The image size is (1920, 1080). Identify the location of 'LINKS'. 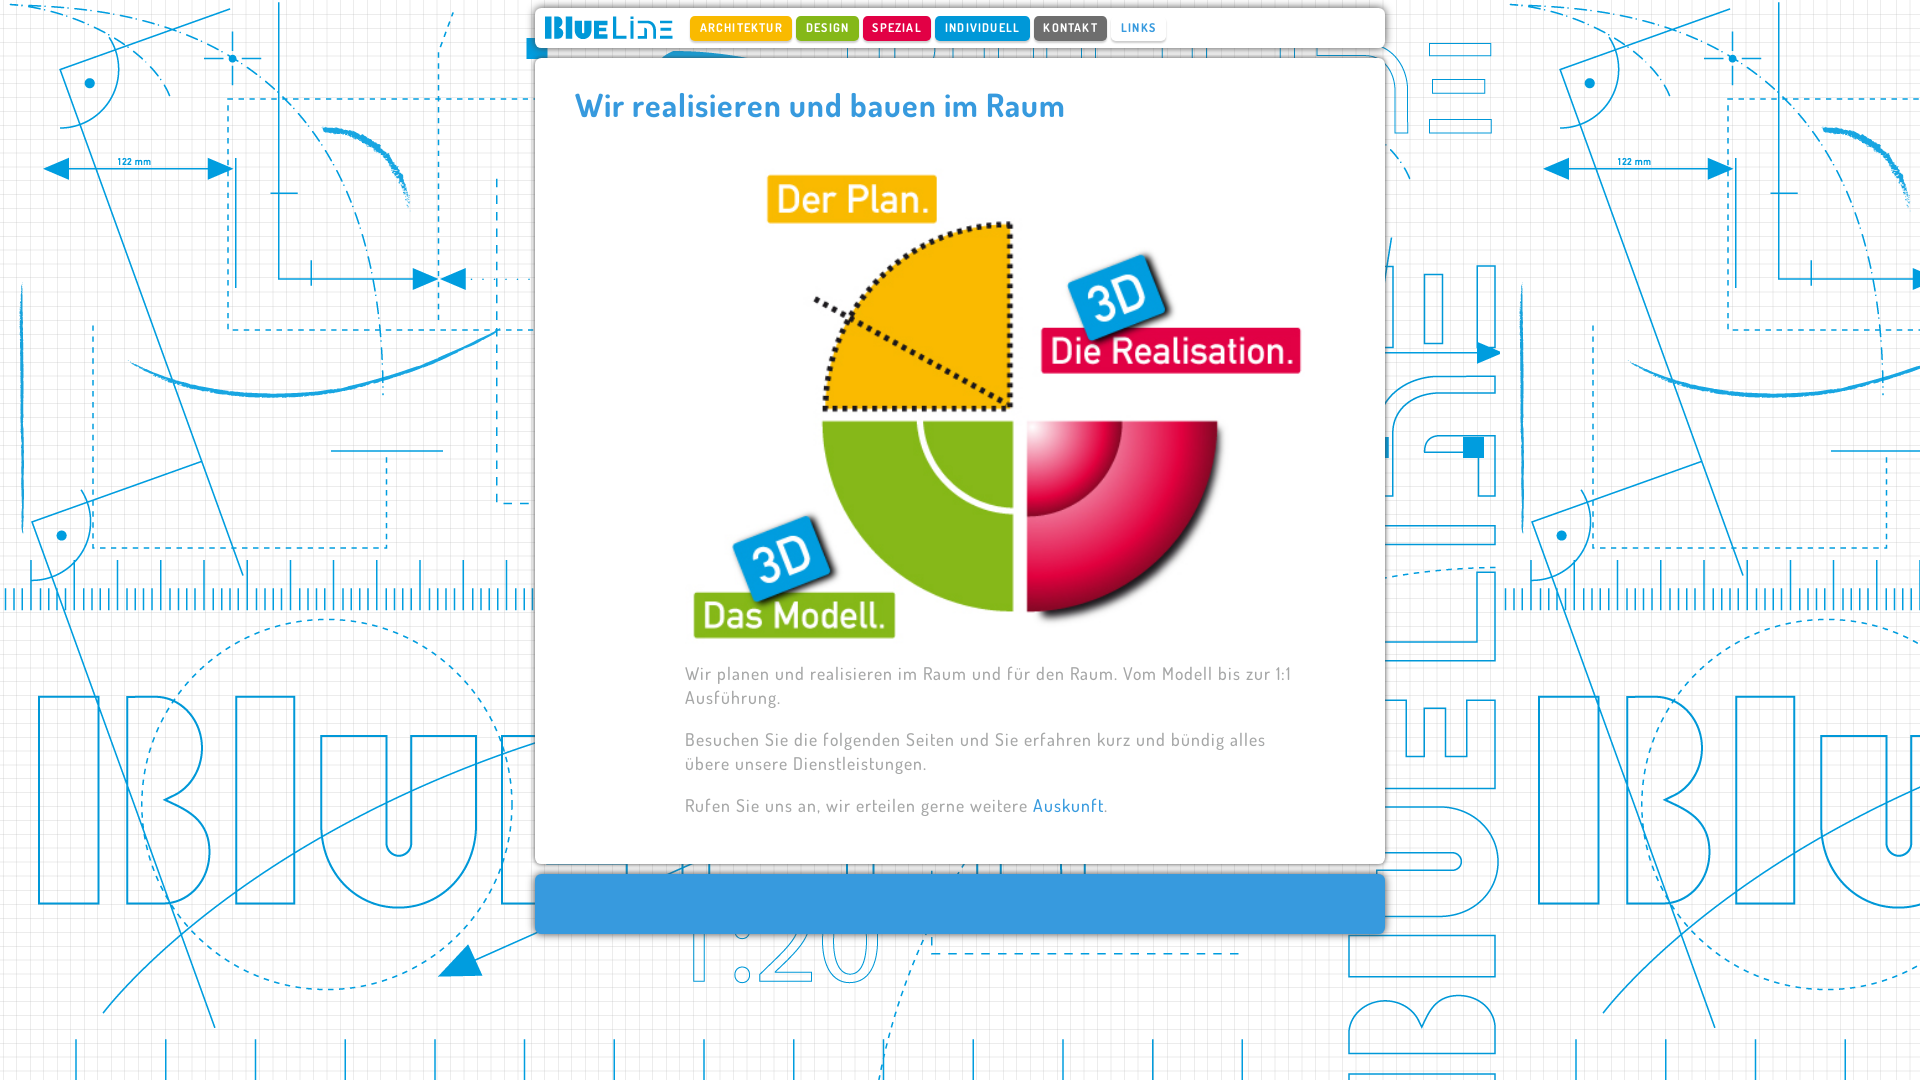
(1137, 28).